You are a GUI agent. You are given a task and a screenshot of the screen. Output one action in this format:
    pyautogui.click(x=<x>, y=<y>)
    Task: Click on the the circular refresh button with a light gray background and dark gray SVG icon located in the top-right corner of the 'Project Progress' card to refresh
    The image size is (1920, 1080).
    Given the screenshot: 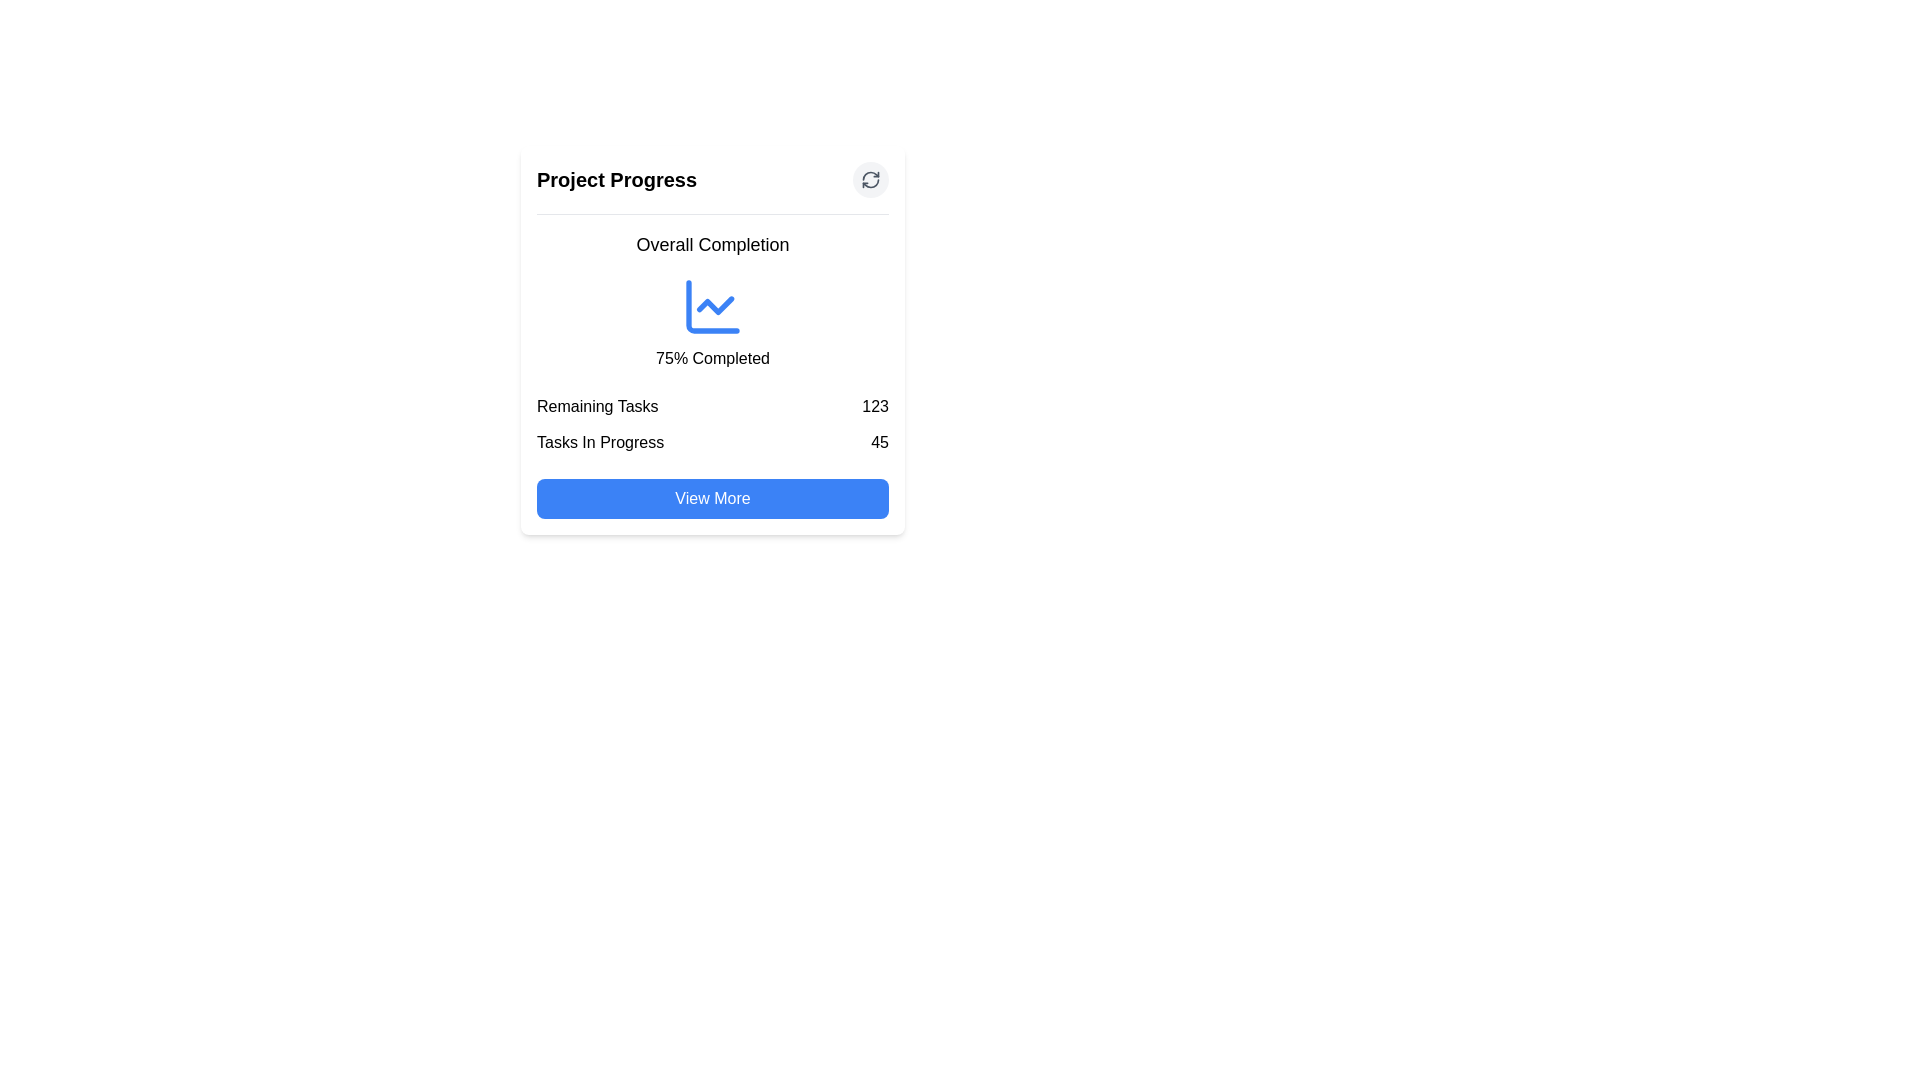 What is the action you would take?
    pyautogui.click(x=870, y=180)
    